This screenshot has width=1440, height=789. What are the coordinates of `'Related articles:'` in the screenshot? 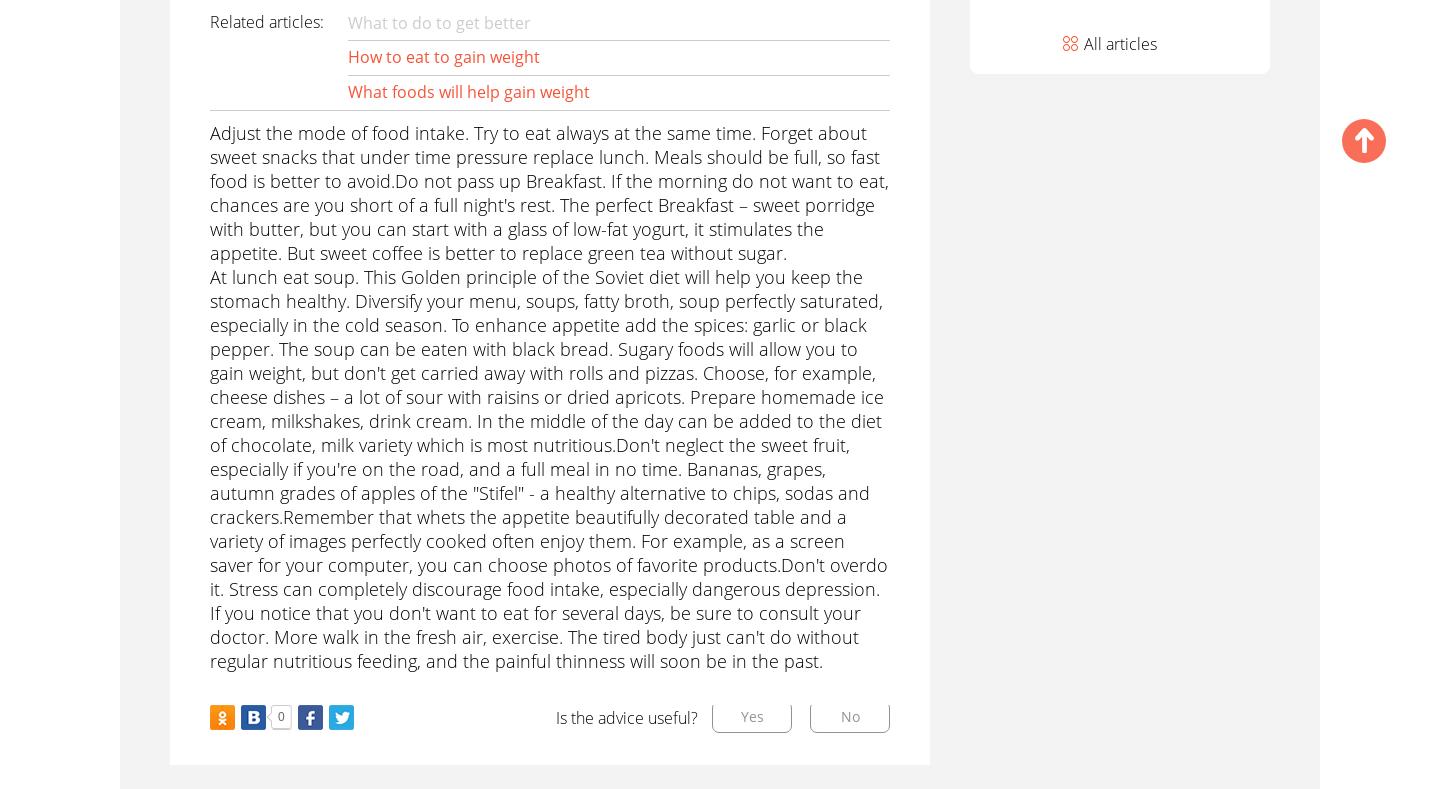 It's located at (264, 21).